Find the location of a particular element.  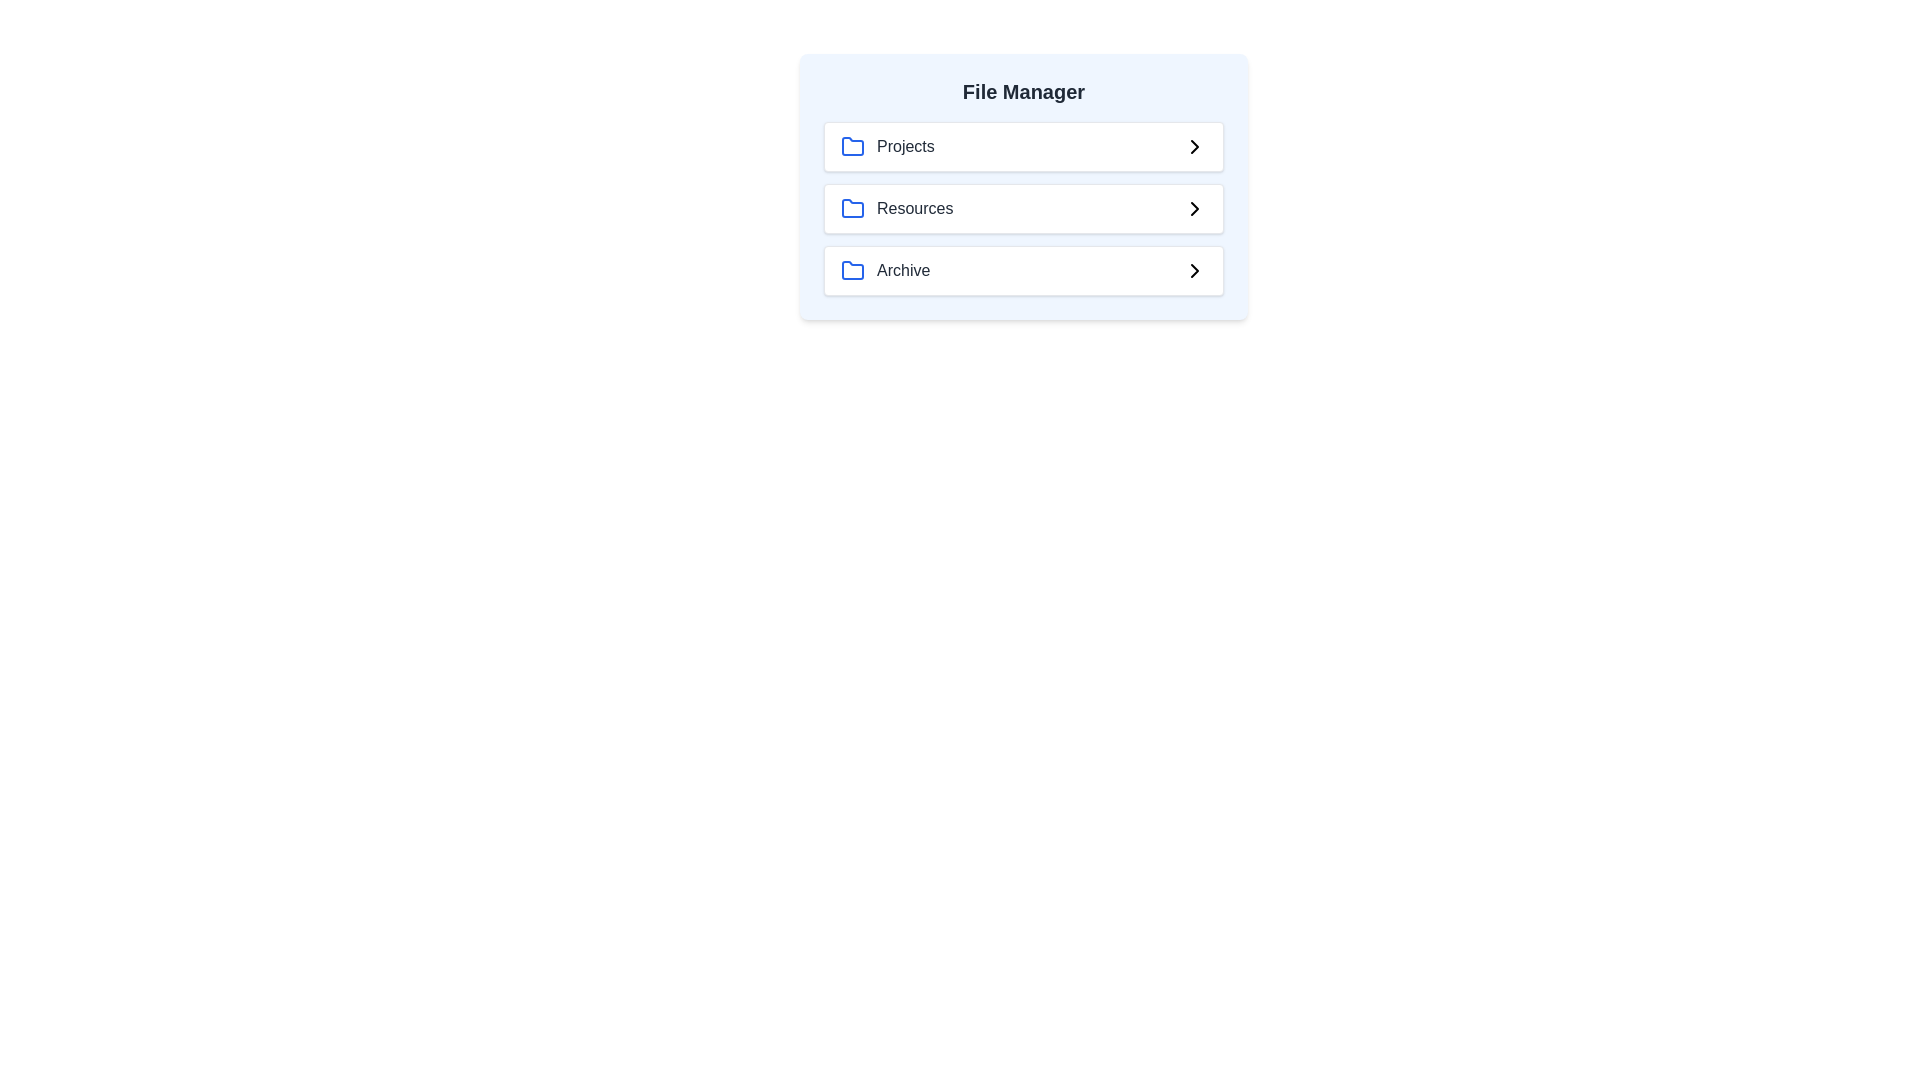

the Archive icon in the File Manager interface is located at coordinates (853, 270).